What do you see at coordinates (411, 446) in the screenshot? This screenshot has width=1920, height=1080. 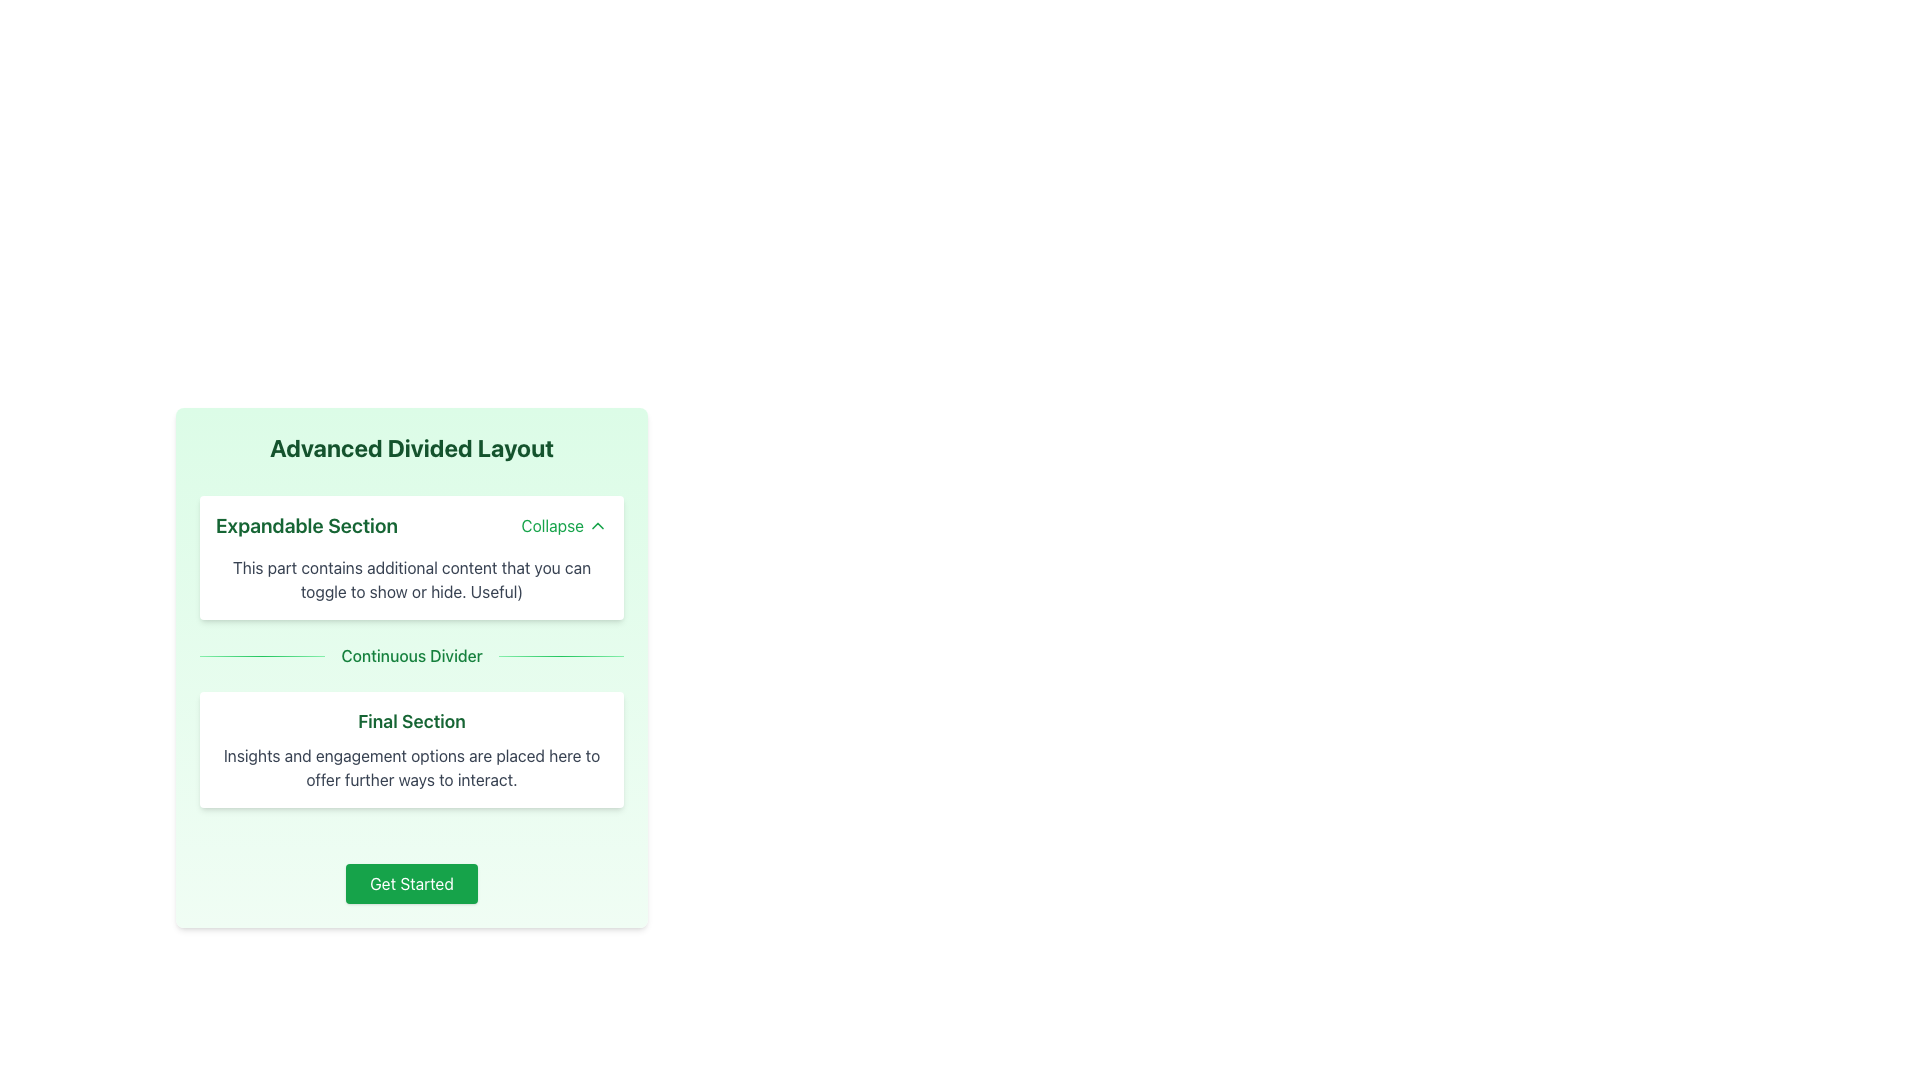 I see `text of the bold, large-sized green heading labeled 'Advanced Divided Layout' located at the top of the light green card layout` at bounding box center [411, 446].